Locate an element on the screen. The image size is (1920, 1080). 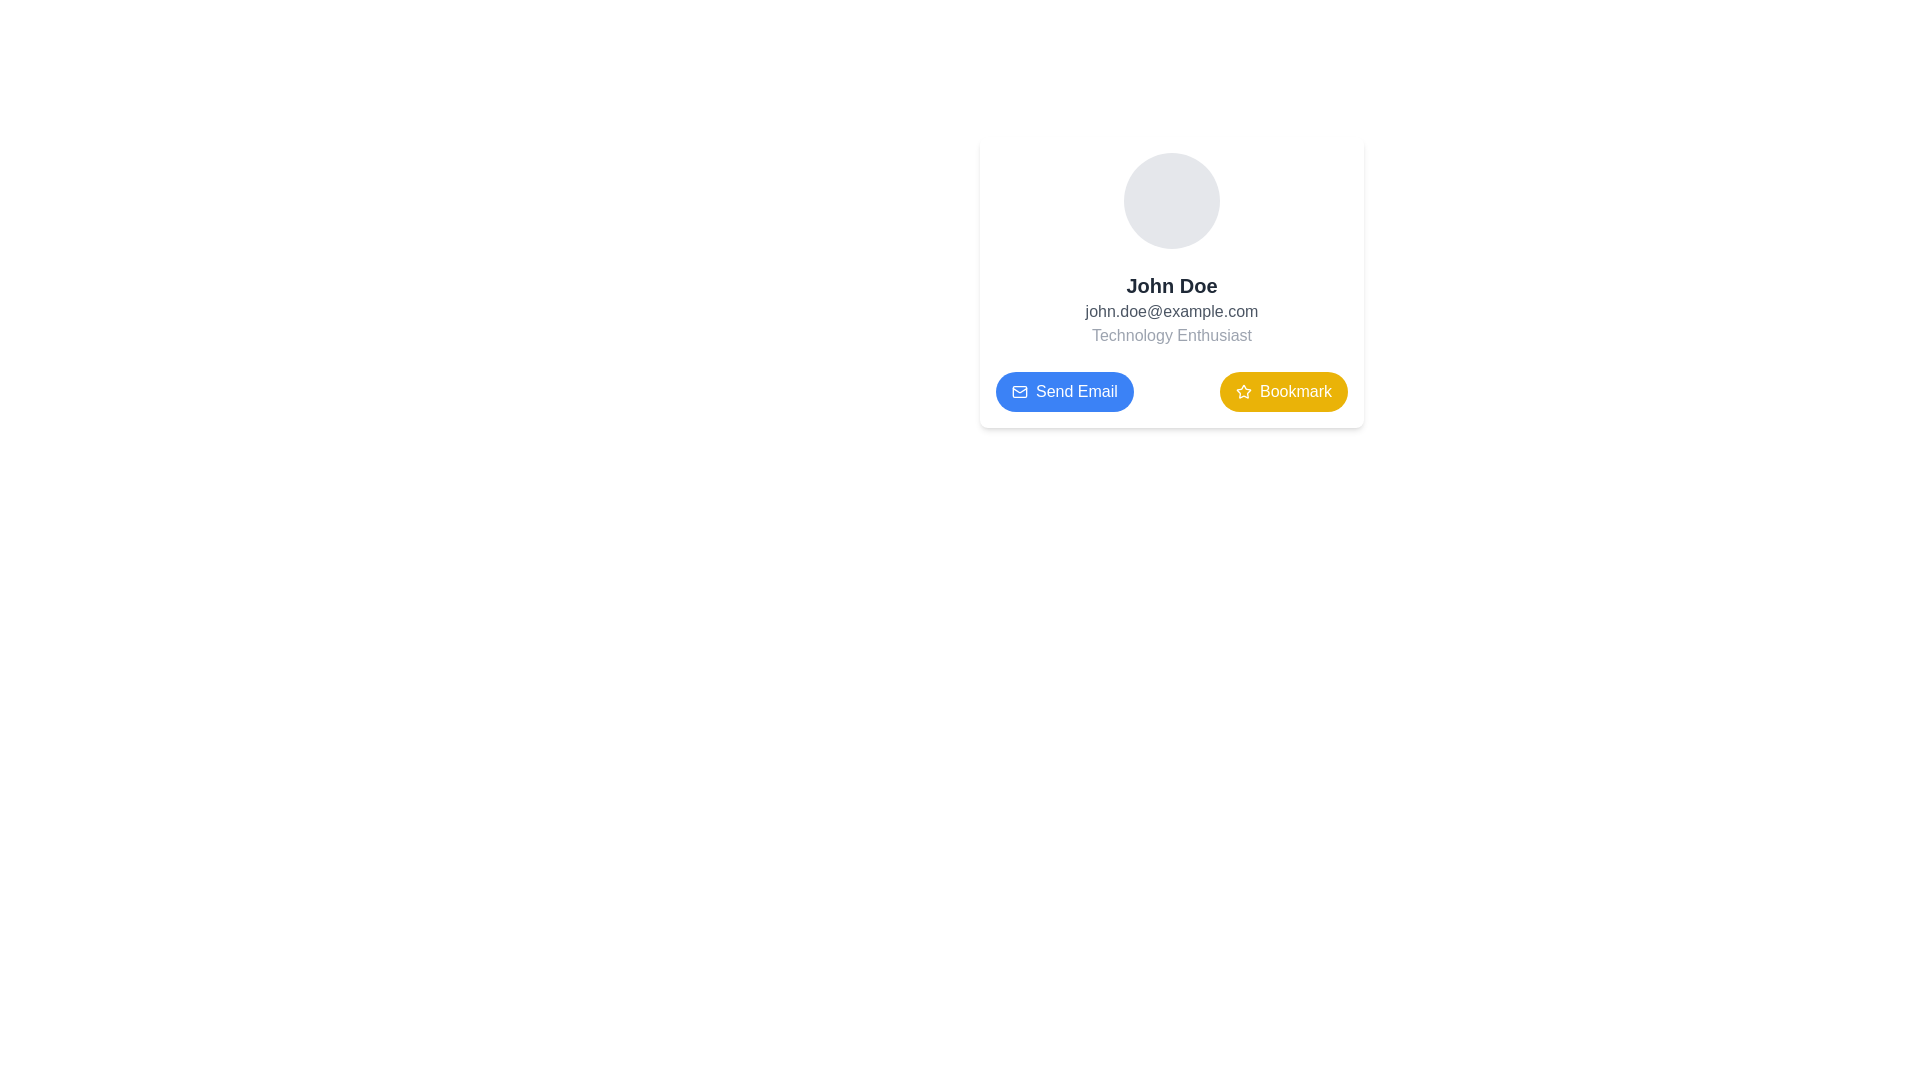
the bookmarking icon located to the left side of the 'Bookmark' button, which signifies saving or marking an item as a favorite is located at coordinates (1242, 391).